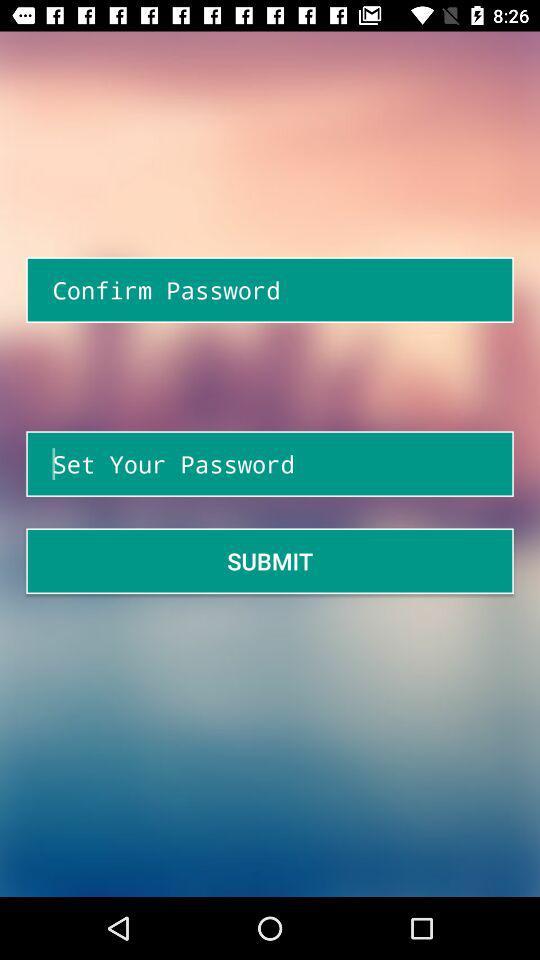  Describe the element at coordinates (270, 561) in the screenshot. I see `submit icon` at that location.